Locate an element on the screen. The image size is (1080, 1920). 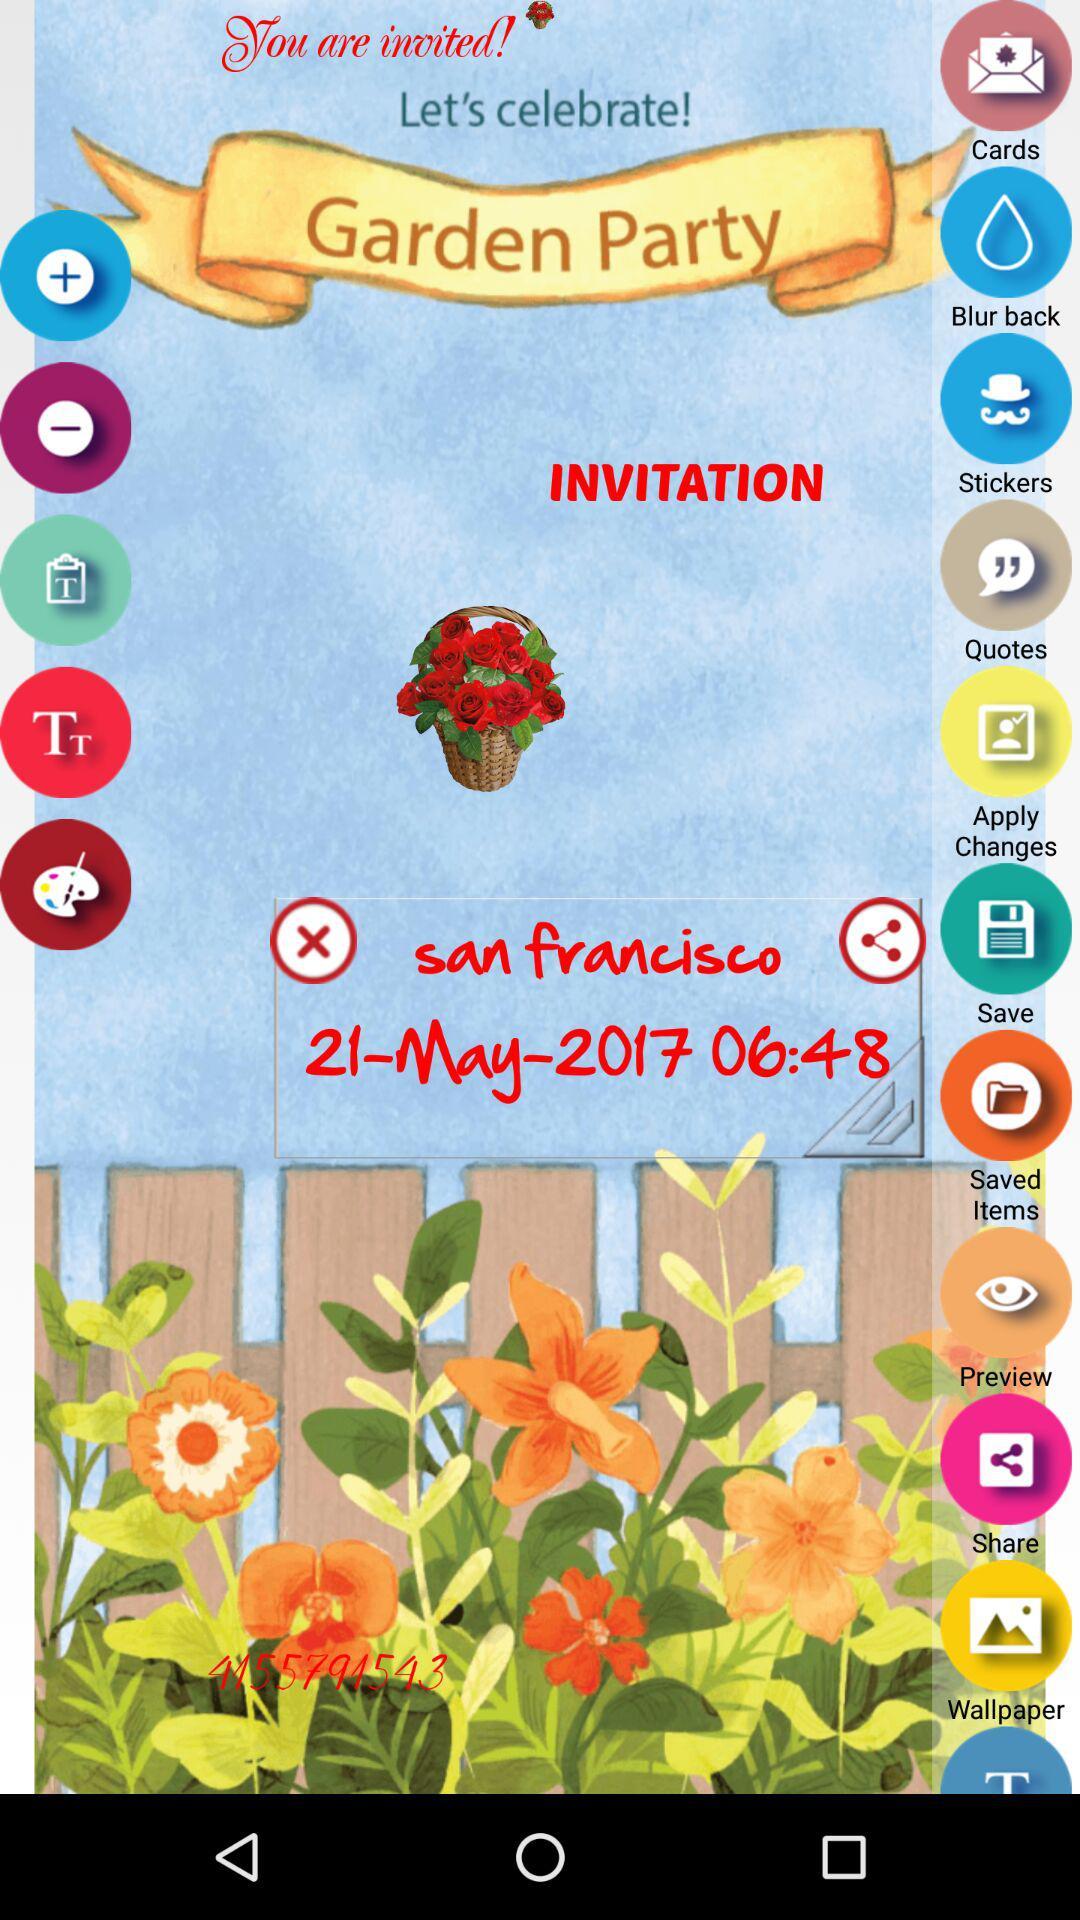
the font icon is located at coordinates (64, 782).